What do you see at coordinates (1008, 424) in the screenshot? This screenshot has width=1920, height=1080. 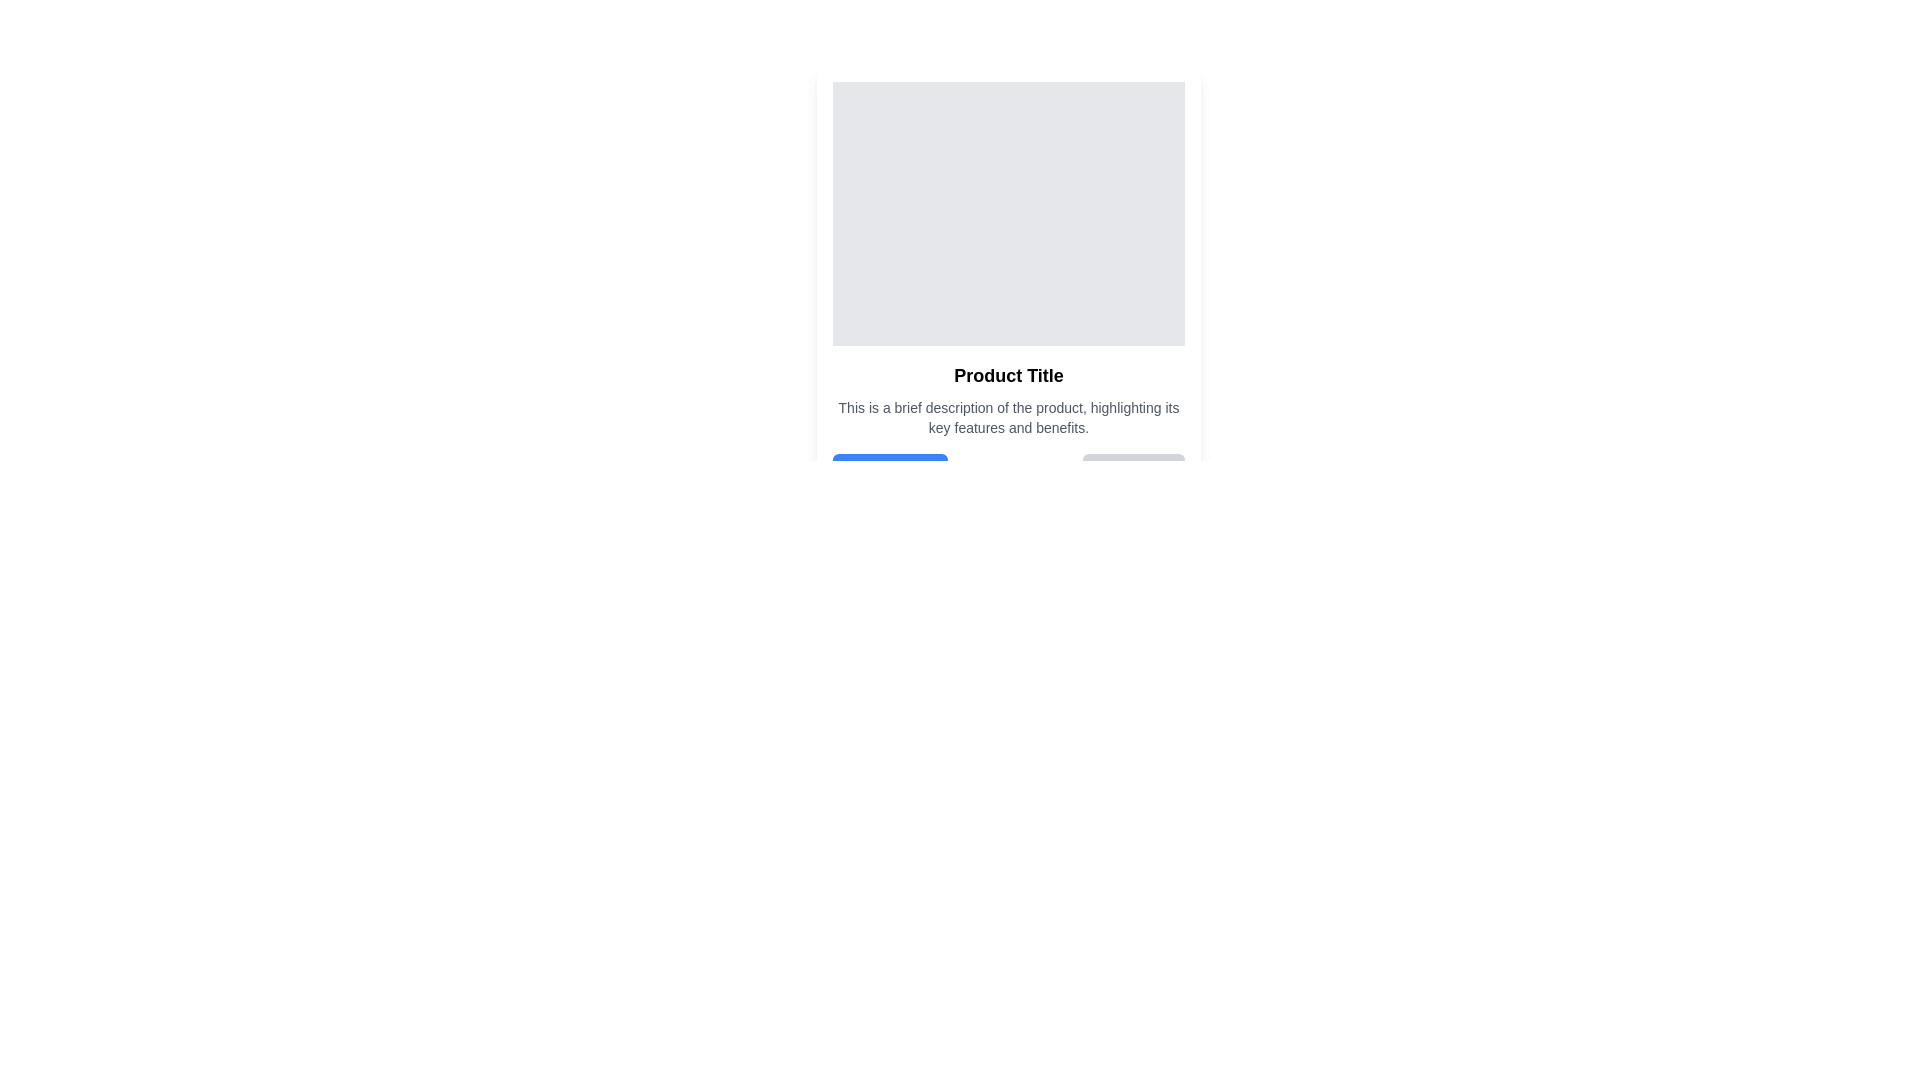 I see `the Text Block that contains the heading 'Product Title' and the description 'This is a brief description of the product, highlighting its key features and benefits.'` at bounding box center [1008, 424].